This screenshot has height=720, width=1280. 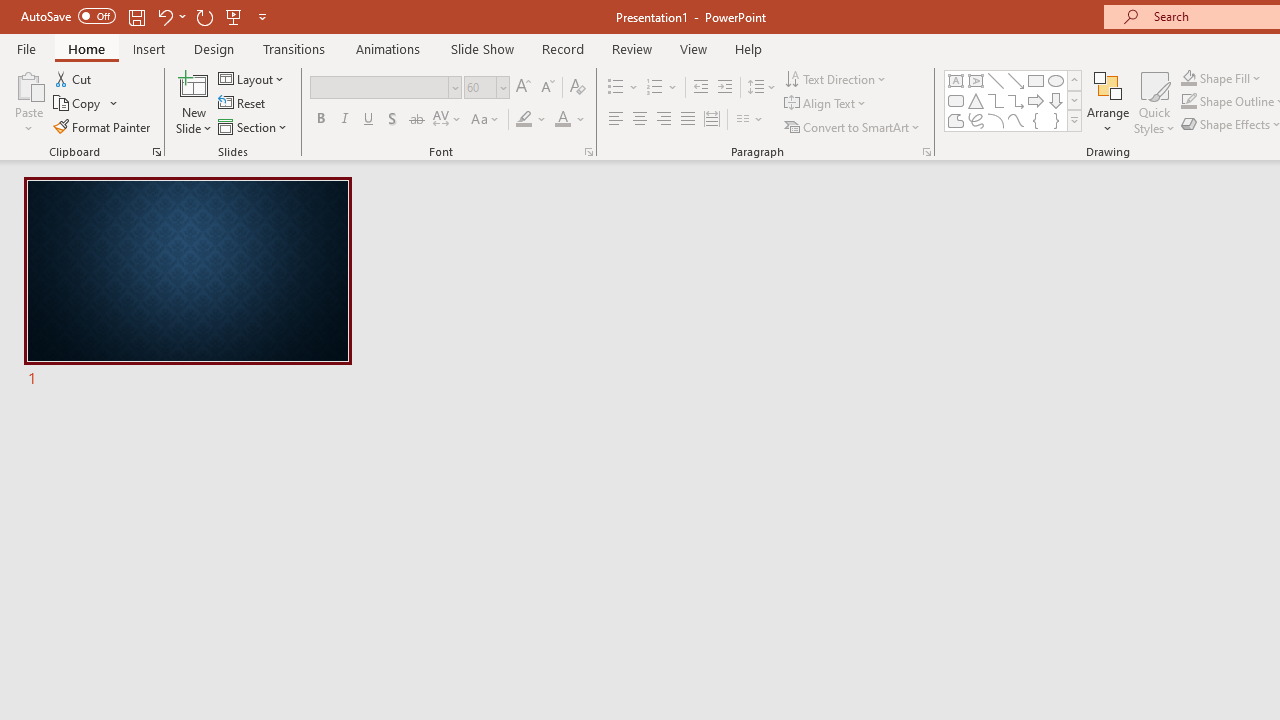 What do you see at coordinates (837, 78) in the screenshot?
I see `'Text Direction'` at bounding box center [837, 78].